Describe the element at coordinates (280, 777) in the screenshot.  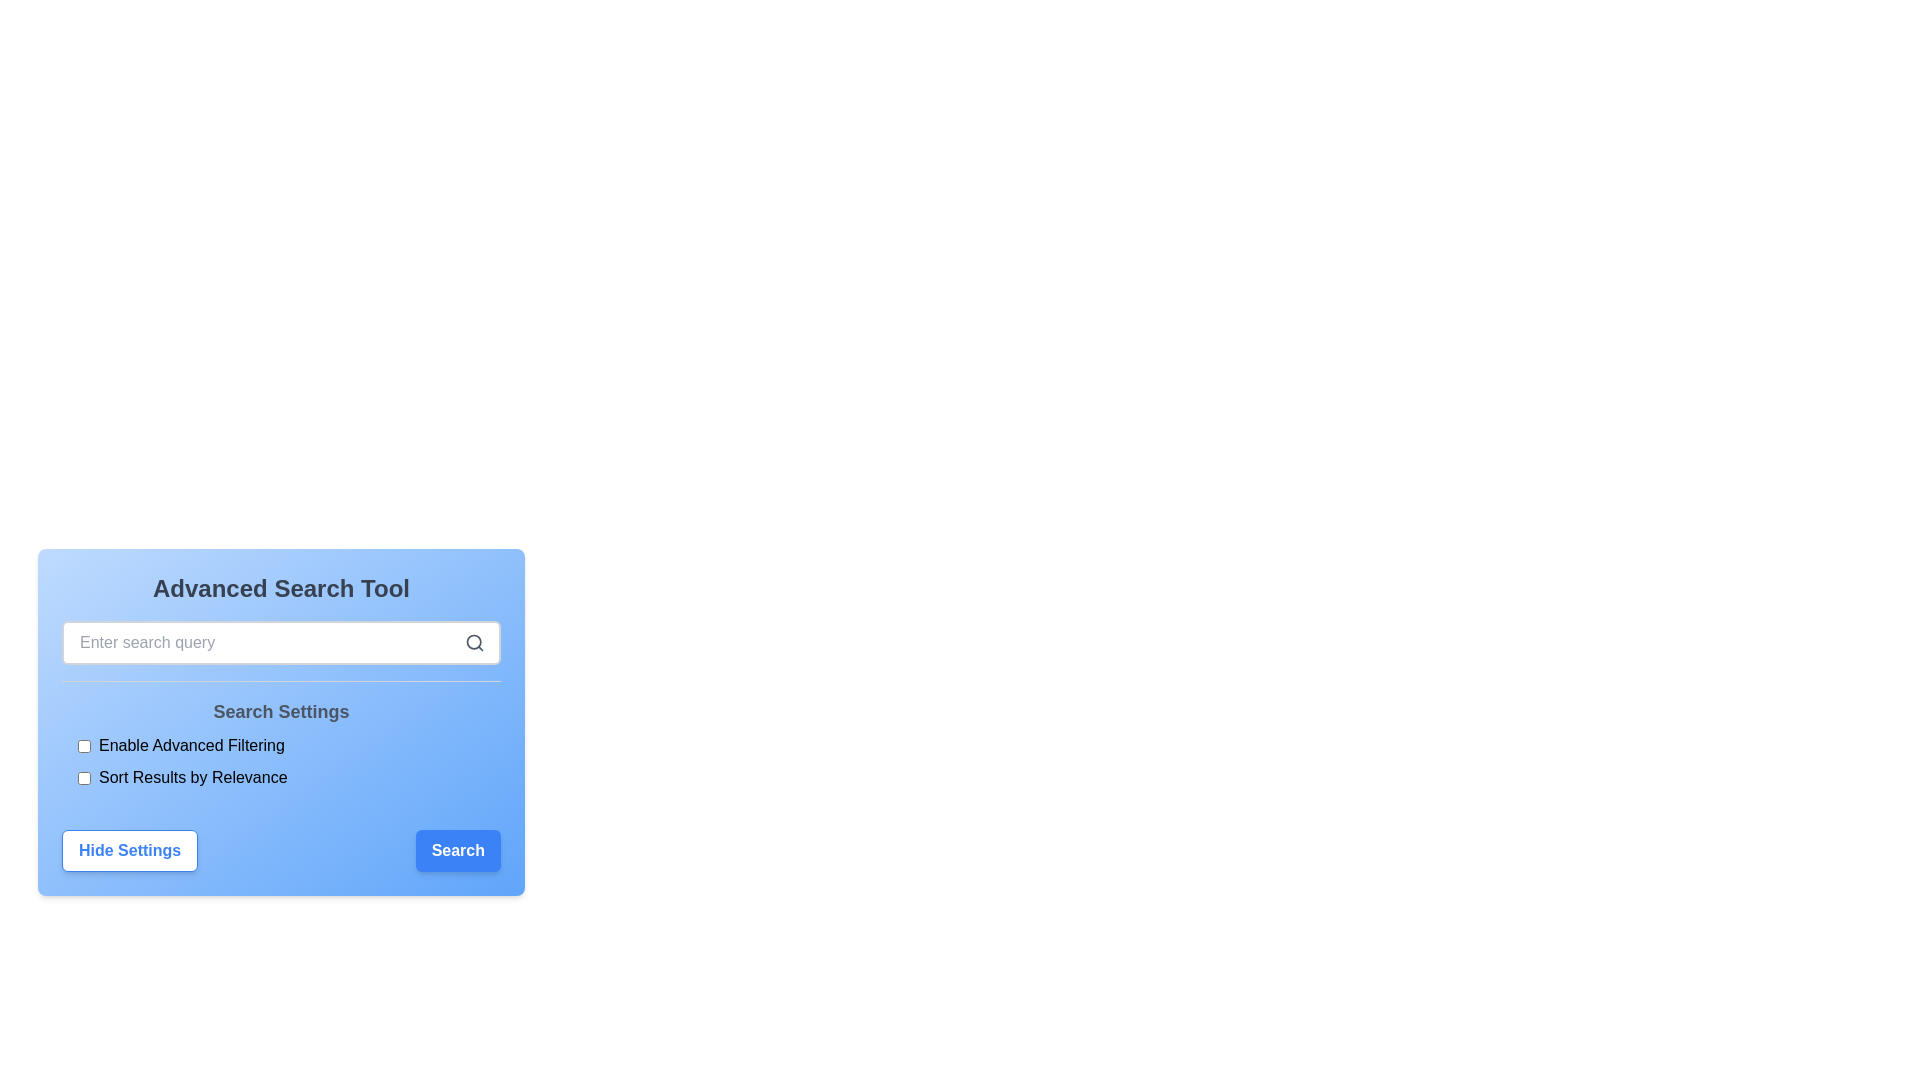
I see `the checkbox for toggling the sorting results based on relevance in the Search Settings area, located below the 'Enable Advanced Filtering' section` at that location.